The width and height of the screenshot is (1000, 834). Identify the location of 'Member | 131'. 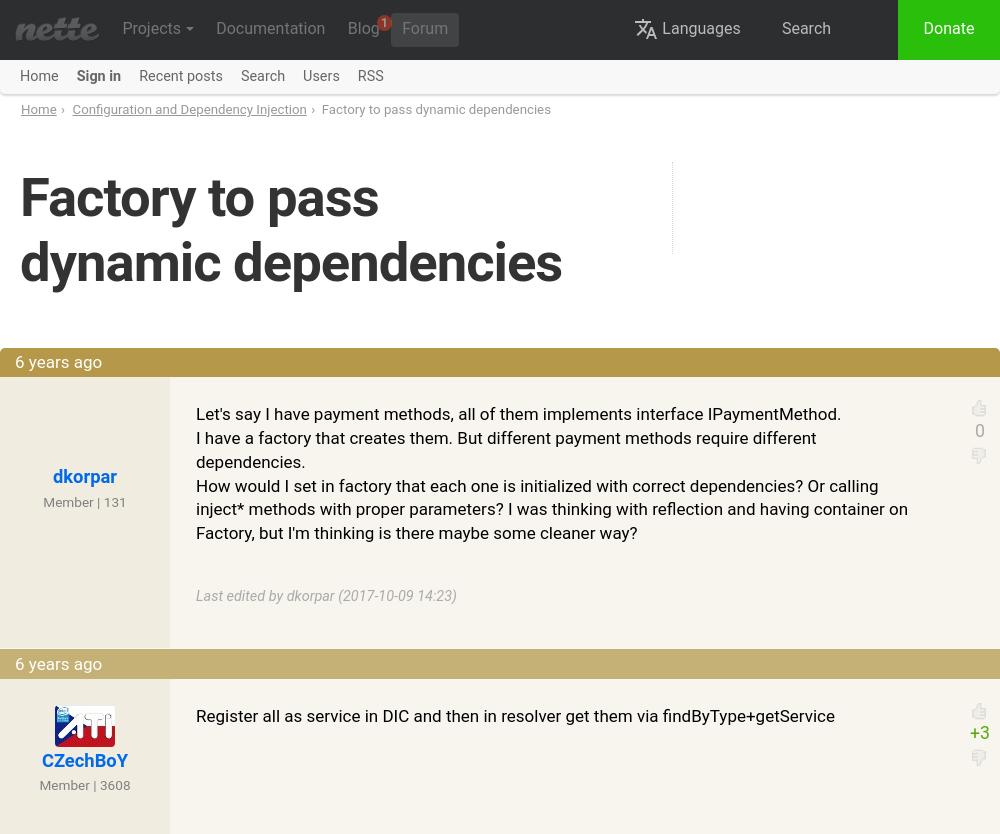
(43, 499).